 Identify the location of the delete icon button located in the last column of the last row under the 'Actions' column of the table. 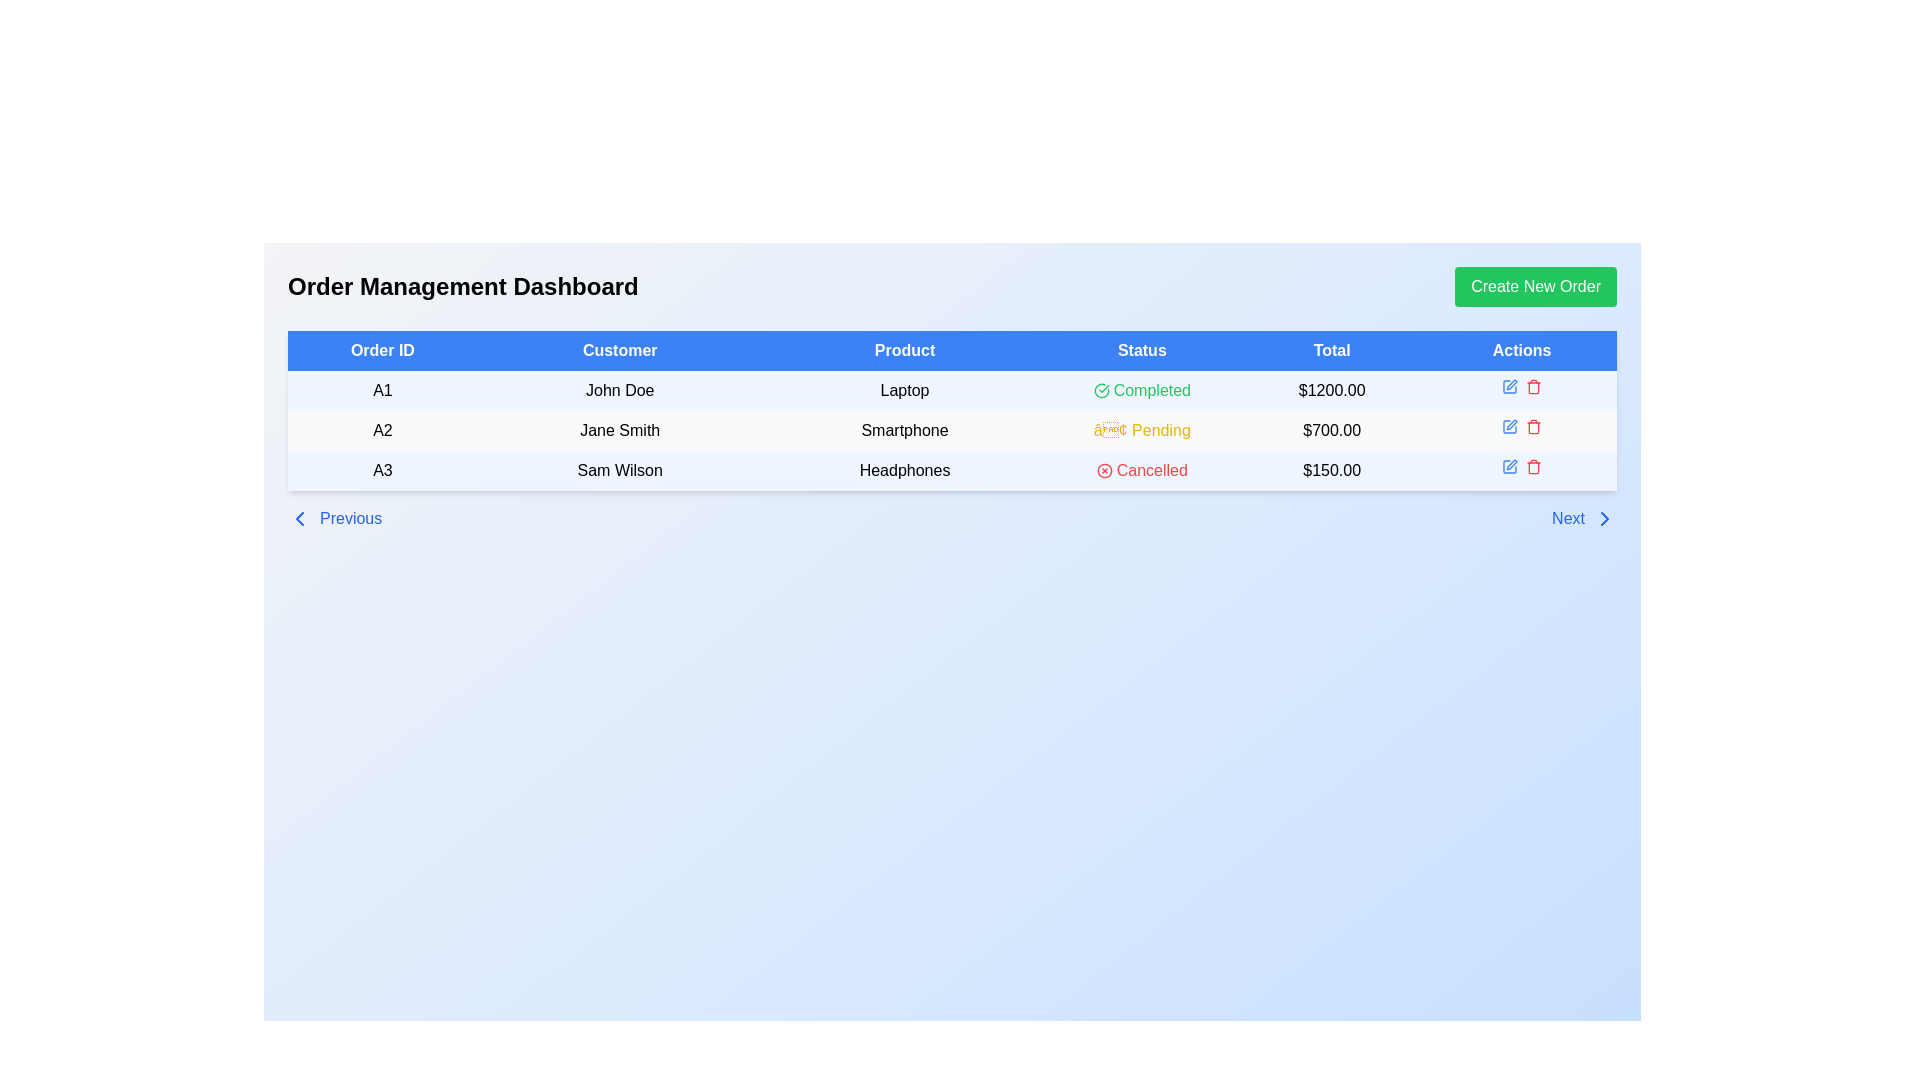
(1533, 466).